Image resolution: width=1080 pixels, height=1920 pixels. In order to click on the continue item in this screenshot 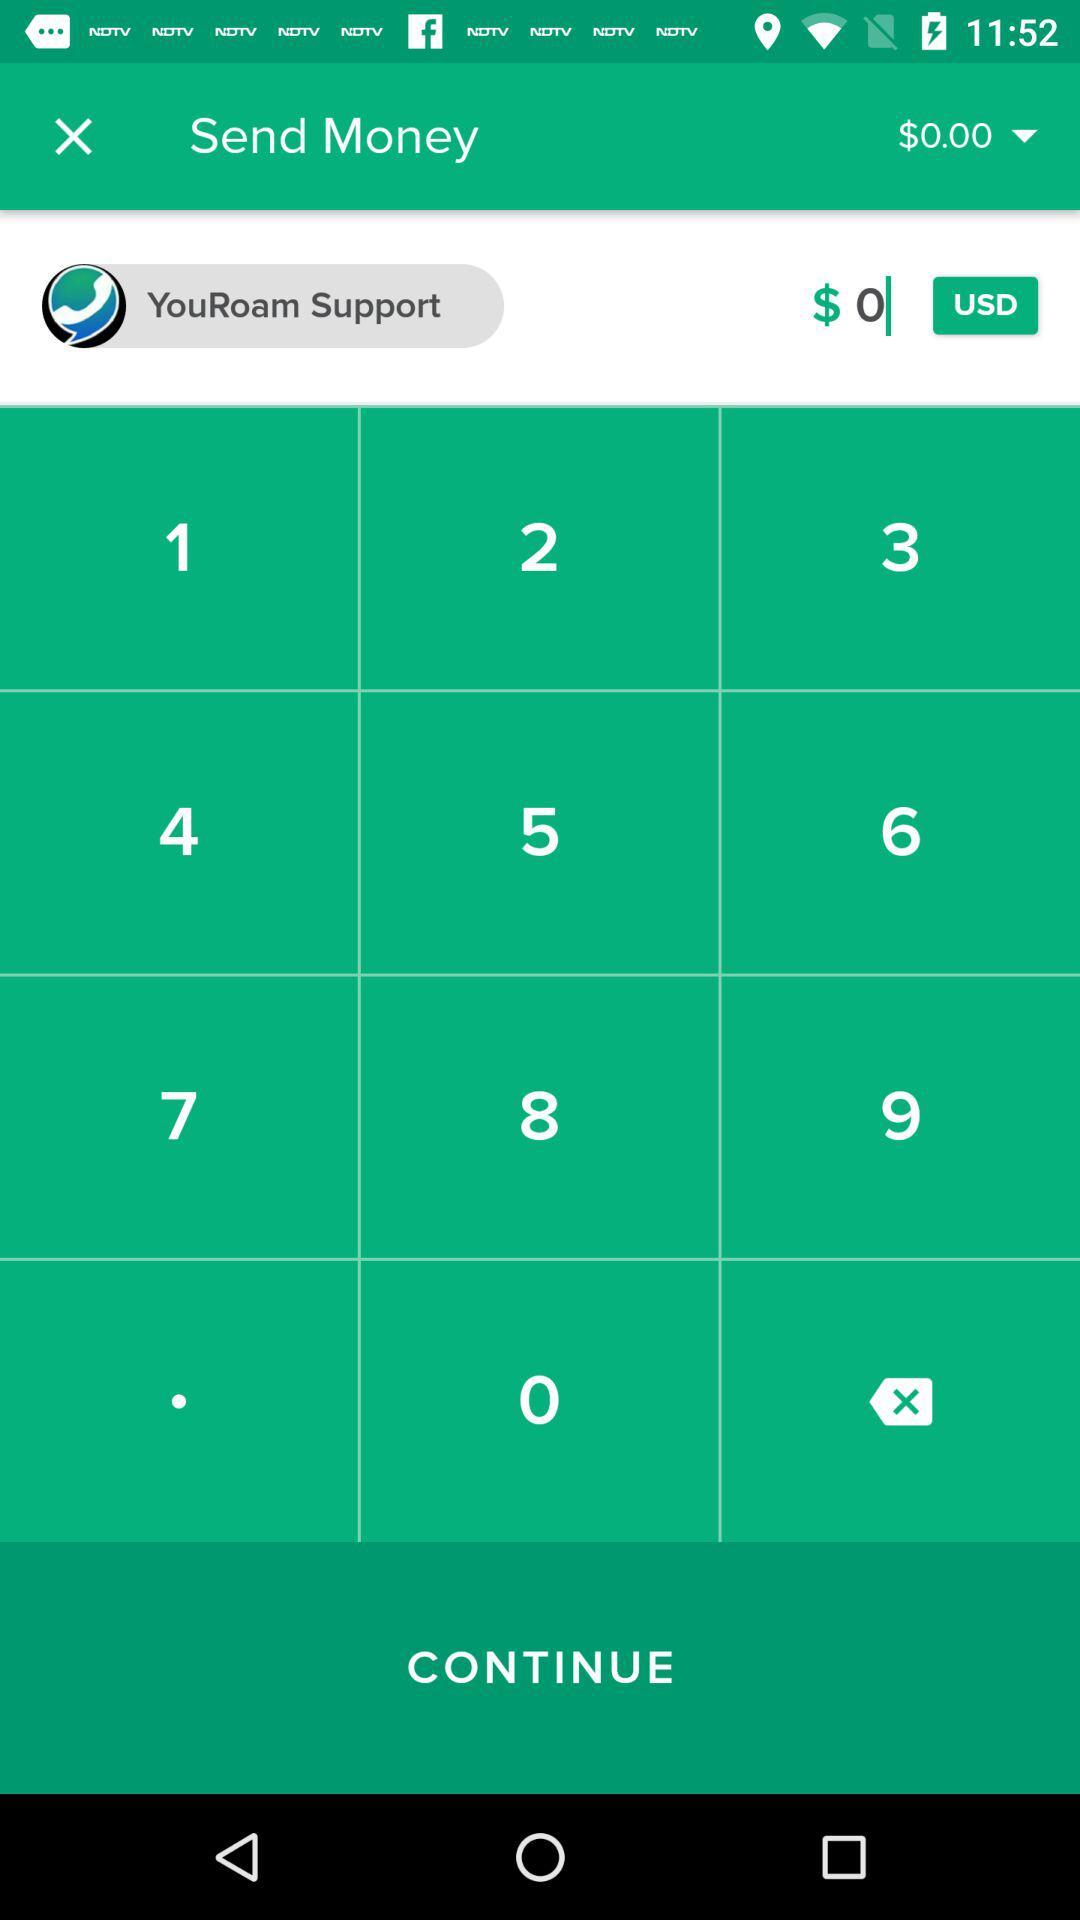, I will do `click(540, 1668)`.